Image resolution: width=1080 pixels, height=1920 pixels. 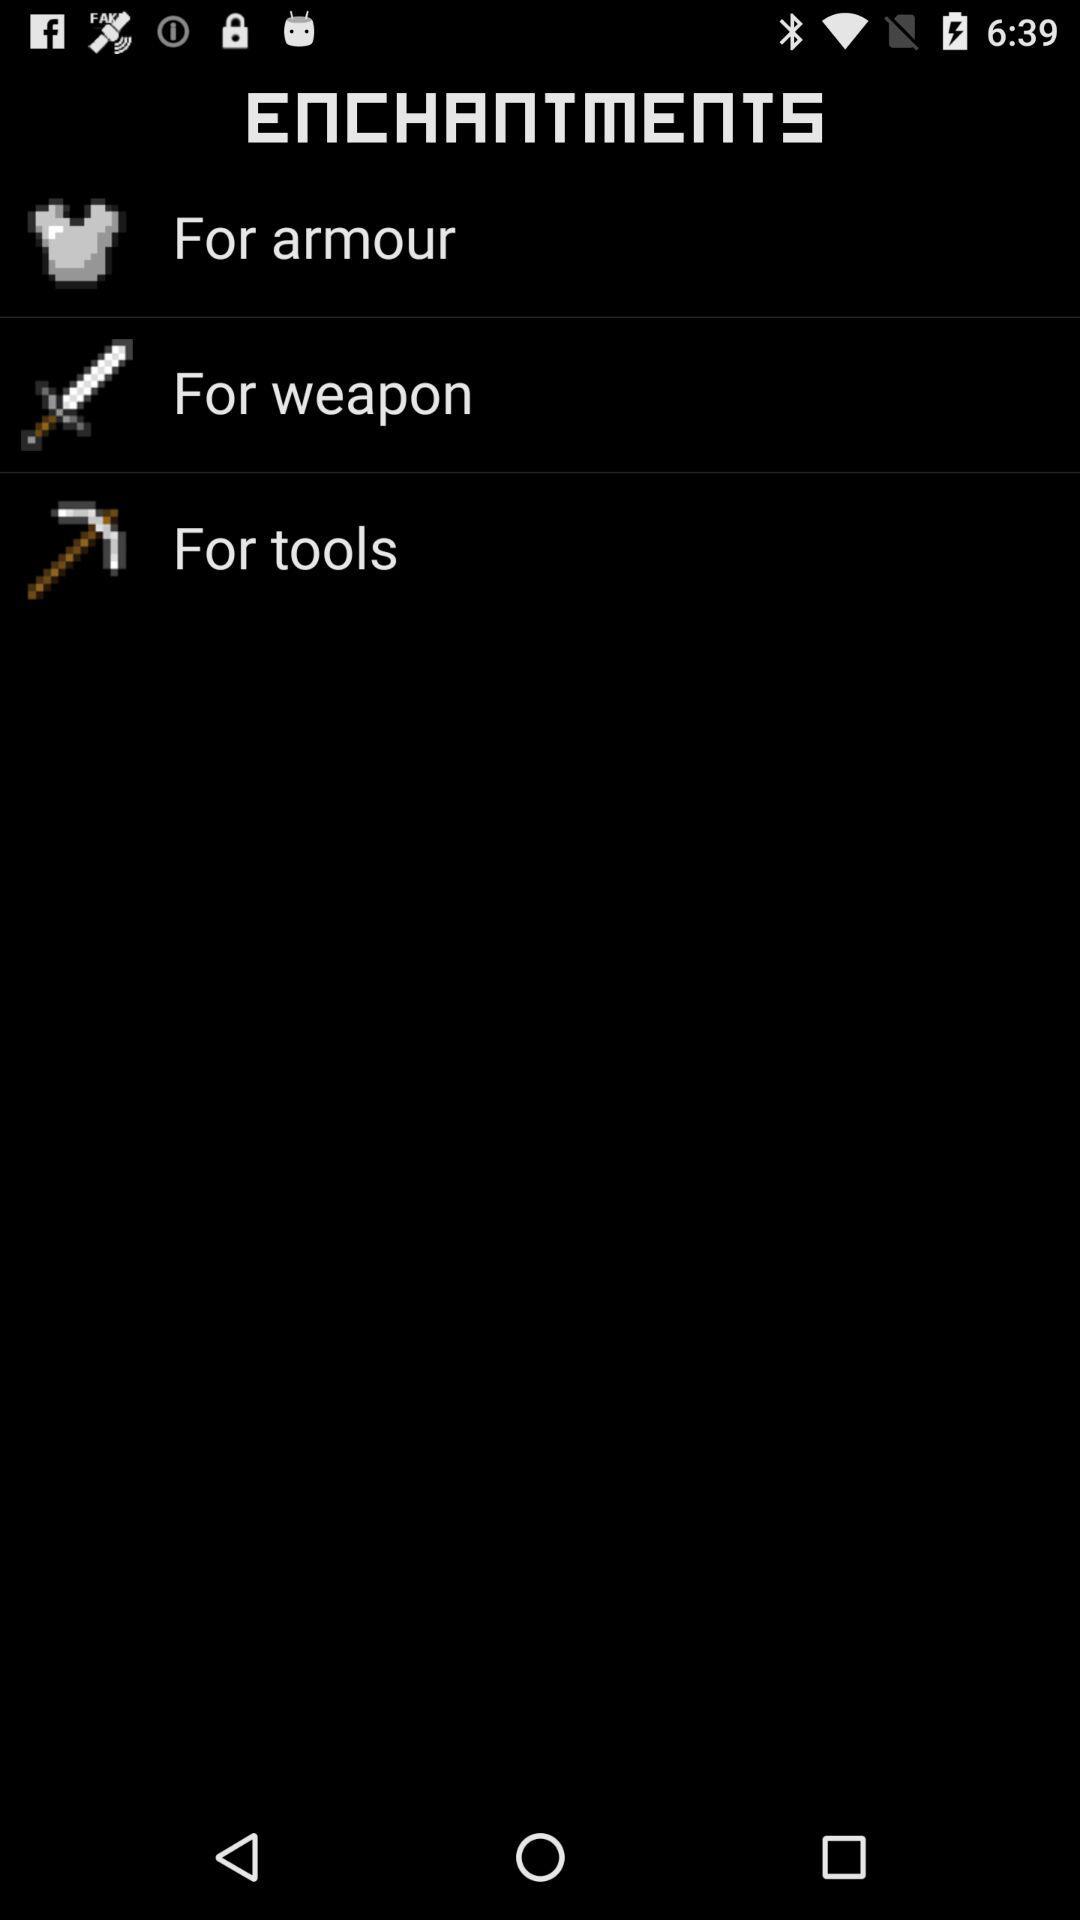 I want to click on the for armour icon, so click(x=314, y=235).